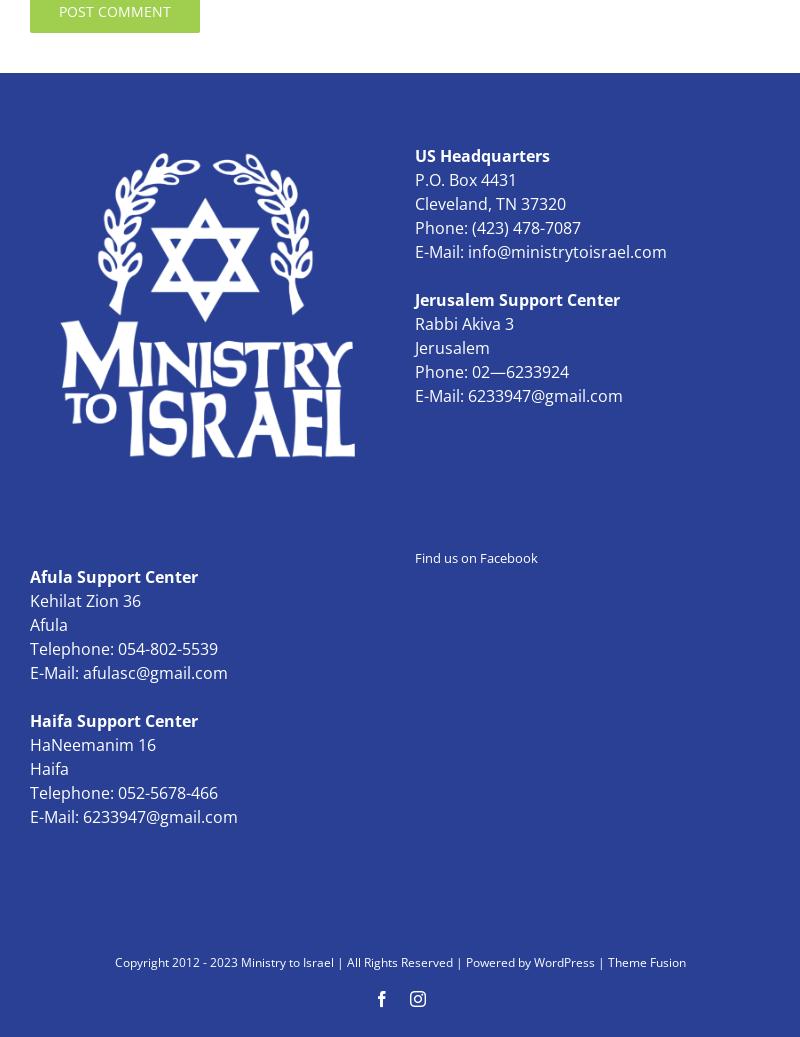 The height and width of the screenshot is (1037, 800). I want to click on 'Telephone: 054-802-5539', so click(123, 648).